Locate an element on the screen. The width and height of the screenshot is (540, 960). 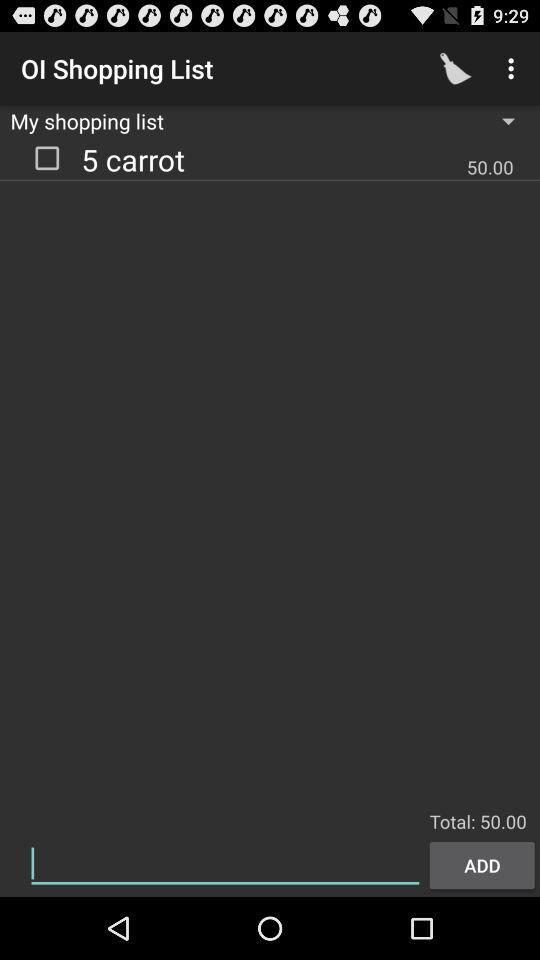
textbox is located at coordinates (224, 863).